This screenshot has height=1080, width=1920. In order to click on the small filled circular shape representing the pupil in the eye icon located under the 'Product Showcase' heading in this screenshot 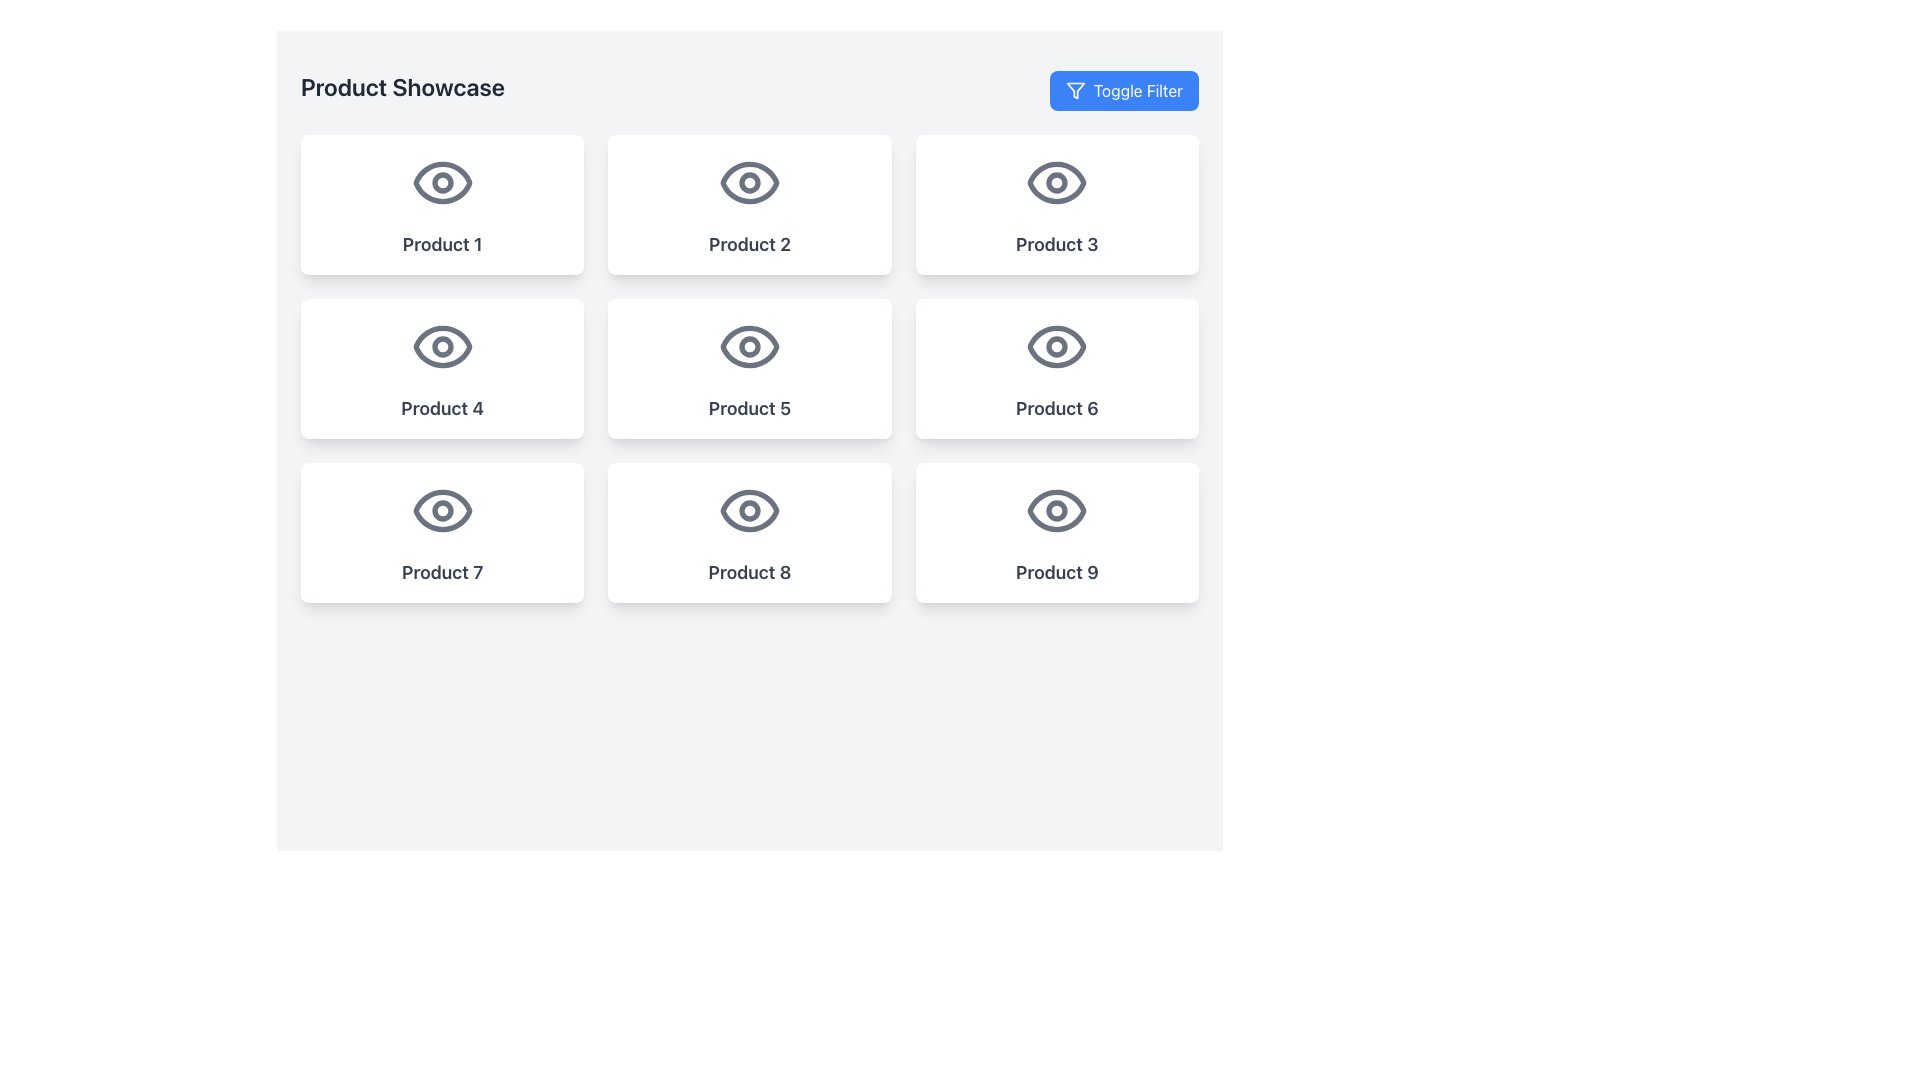, I will do `click(441, 182)`.